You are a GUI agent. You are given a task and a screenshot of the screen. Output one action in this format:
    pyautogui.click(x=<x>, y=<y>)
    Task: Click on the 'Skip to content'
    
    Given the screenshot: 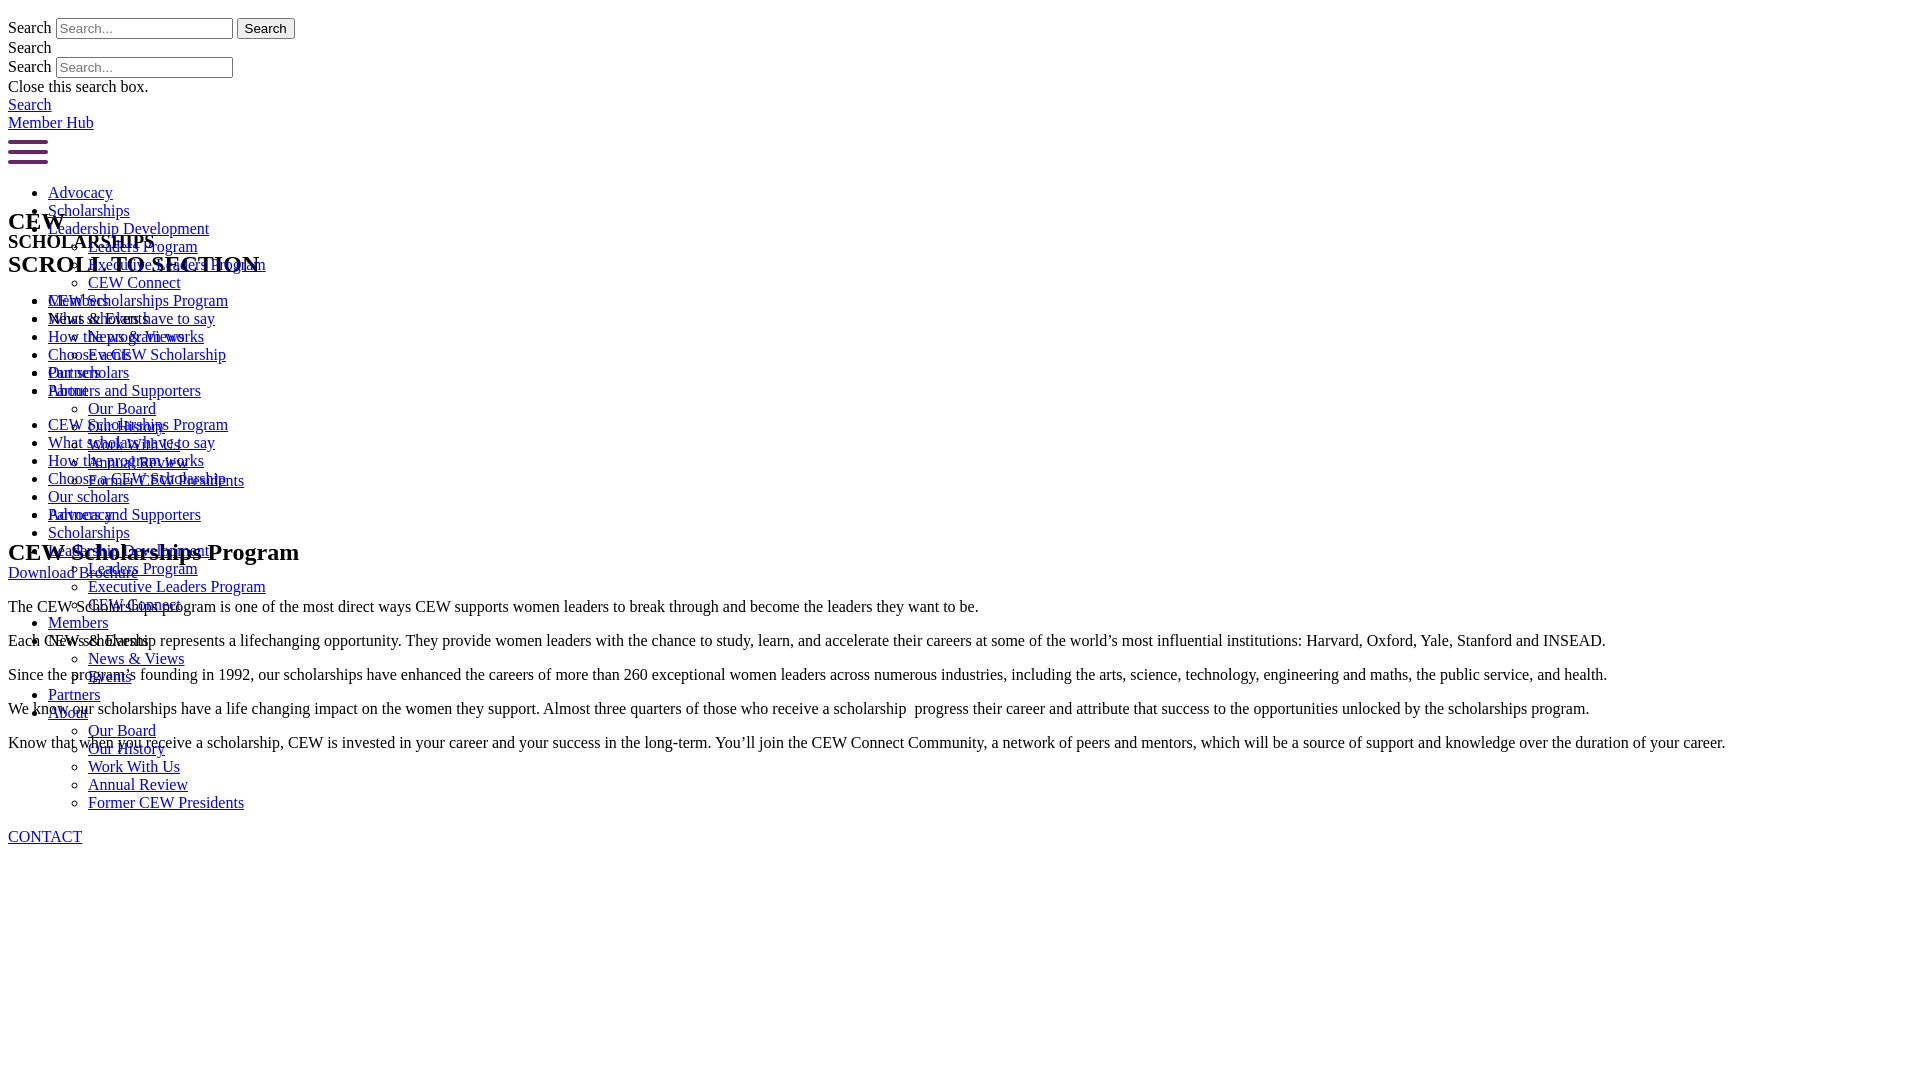 What is the action you would take?
    pyautogui.click(x=56, y=16)
    